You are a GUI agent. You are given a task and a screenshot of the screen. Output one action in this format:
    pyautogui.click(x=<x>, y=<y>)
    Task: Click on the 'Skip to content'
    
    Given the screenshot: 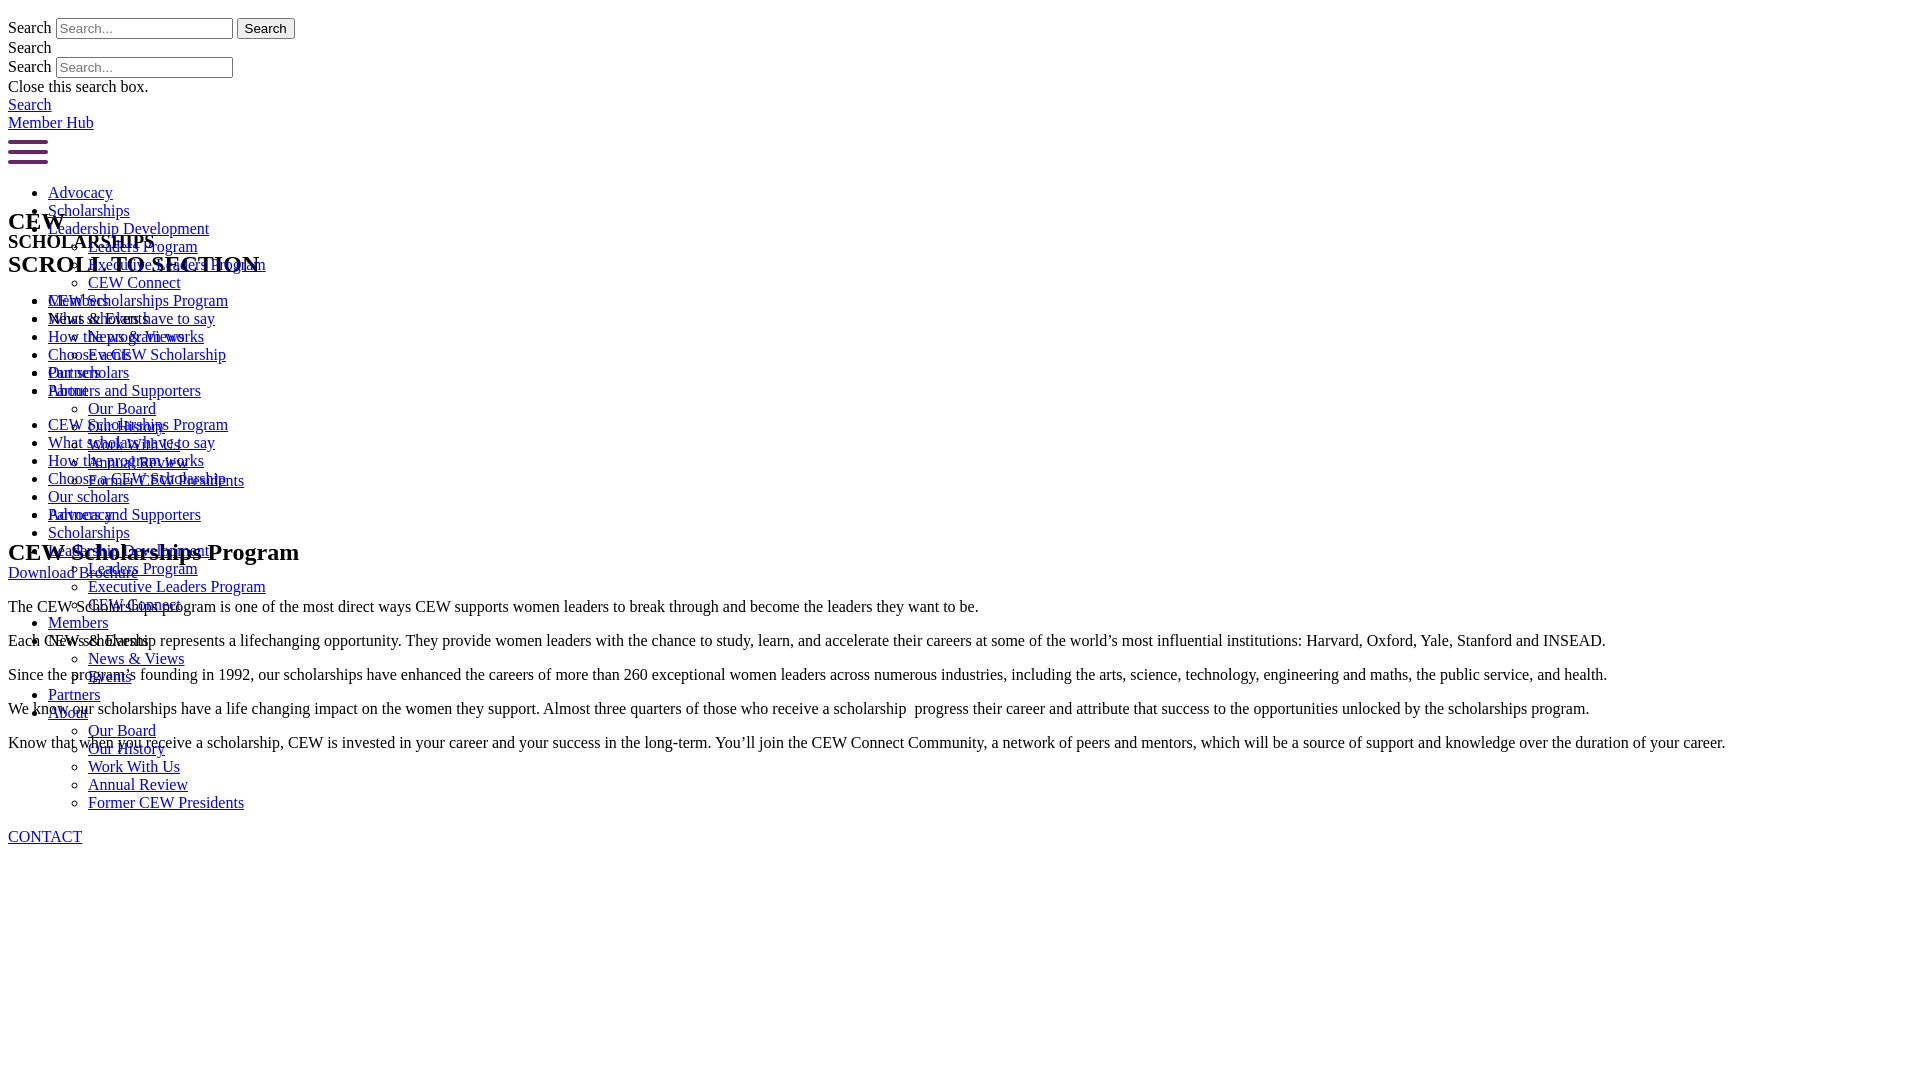 What is the action you would take?
    pyautogui.click(x=56, y=16)
    